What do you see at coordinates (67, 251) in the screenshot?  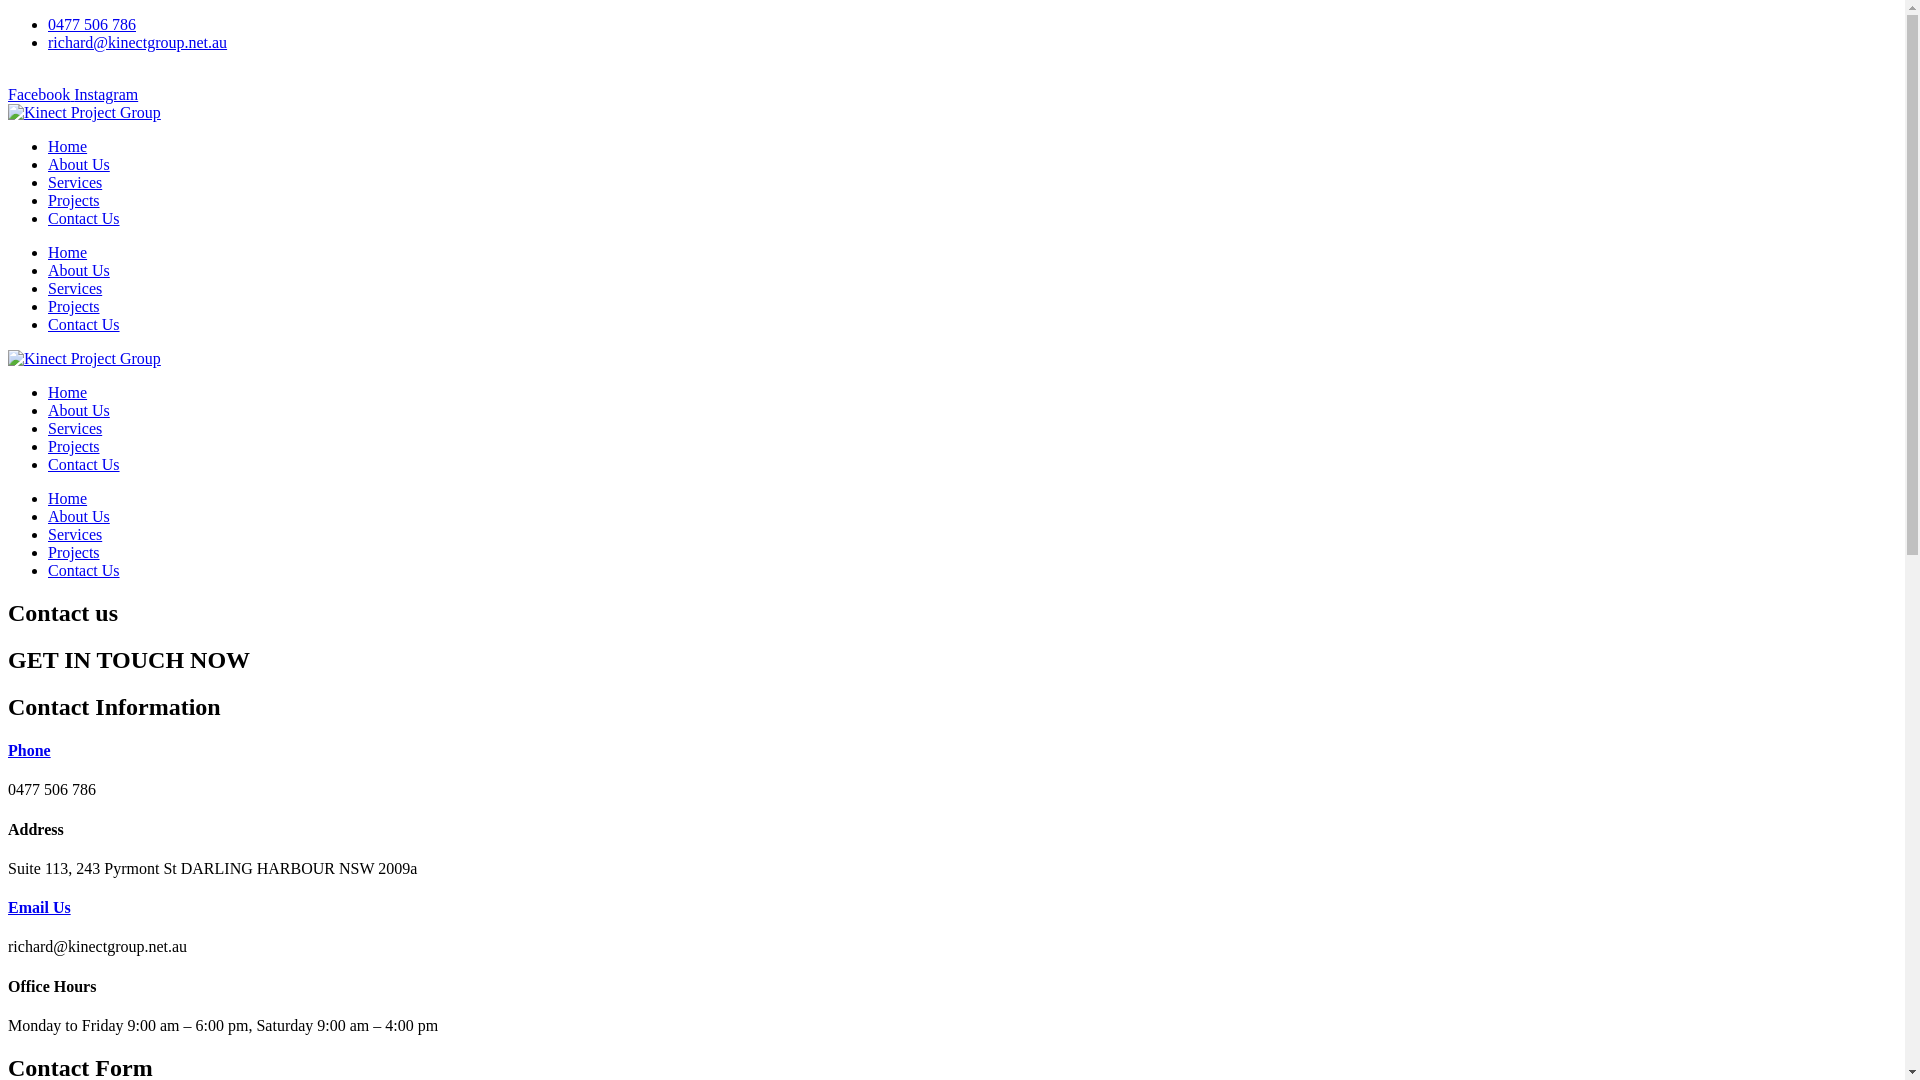 I see `'Home'` at bounding box center [67, 251].